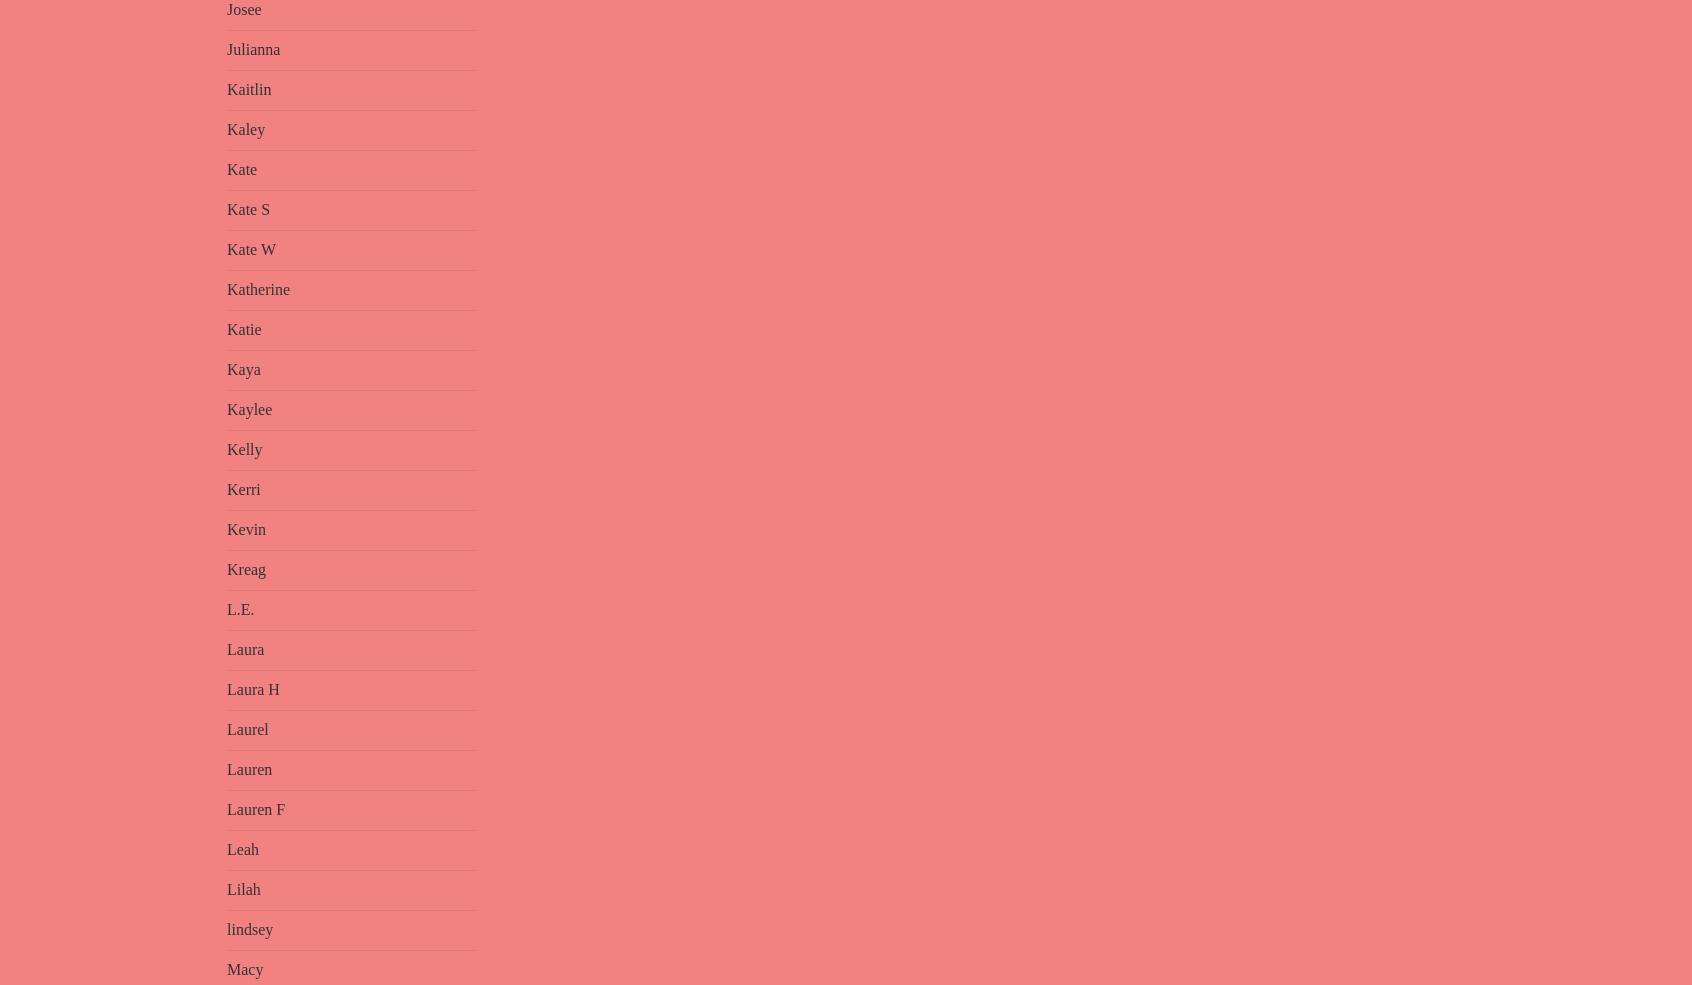 The width and height of the screenshot is (1692, 985). I want to click on 'Kate', so click(241, 169).